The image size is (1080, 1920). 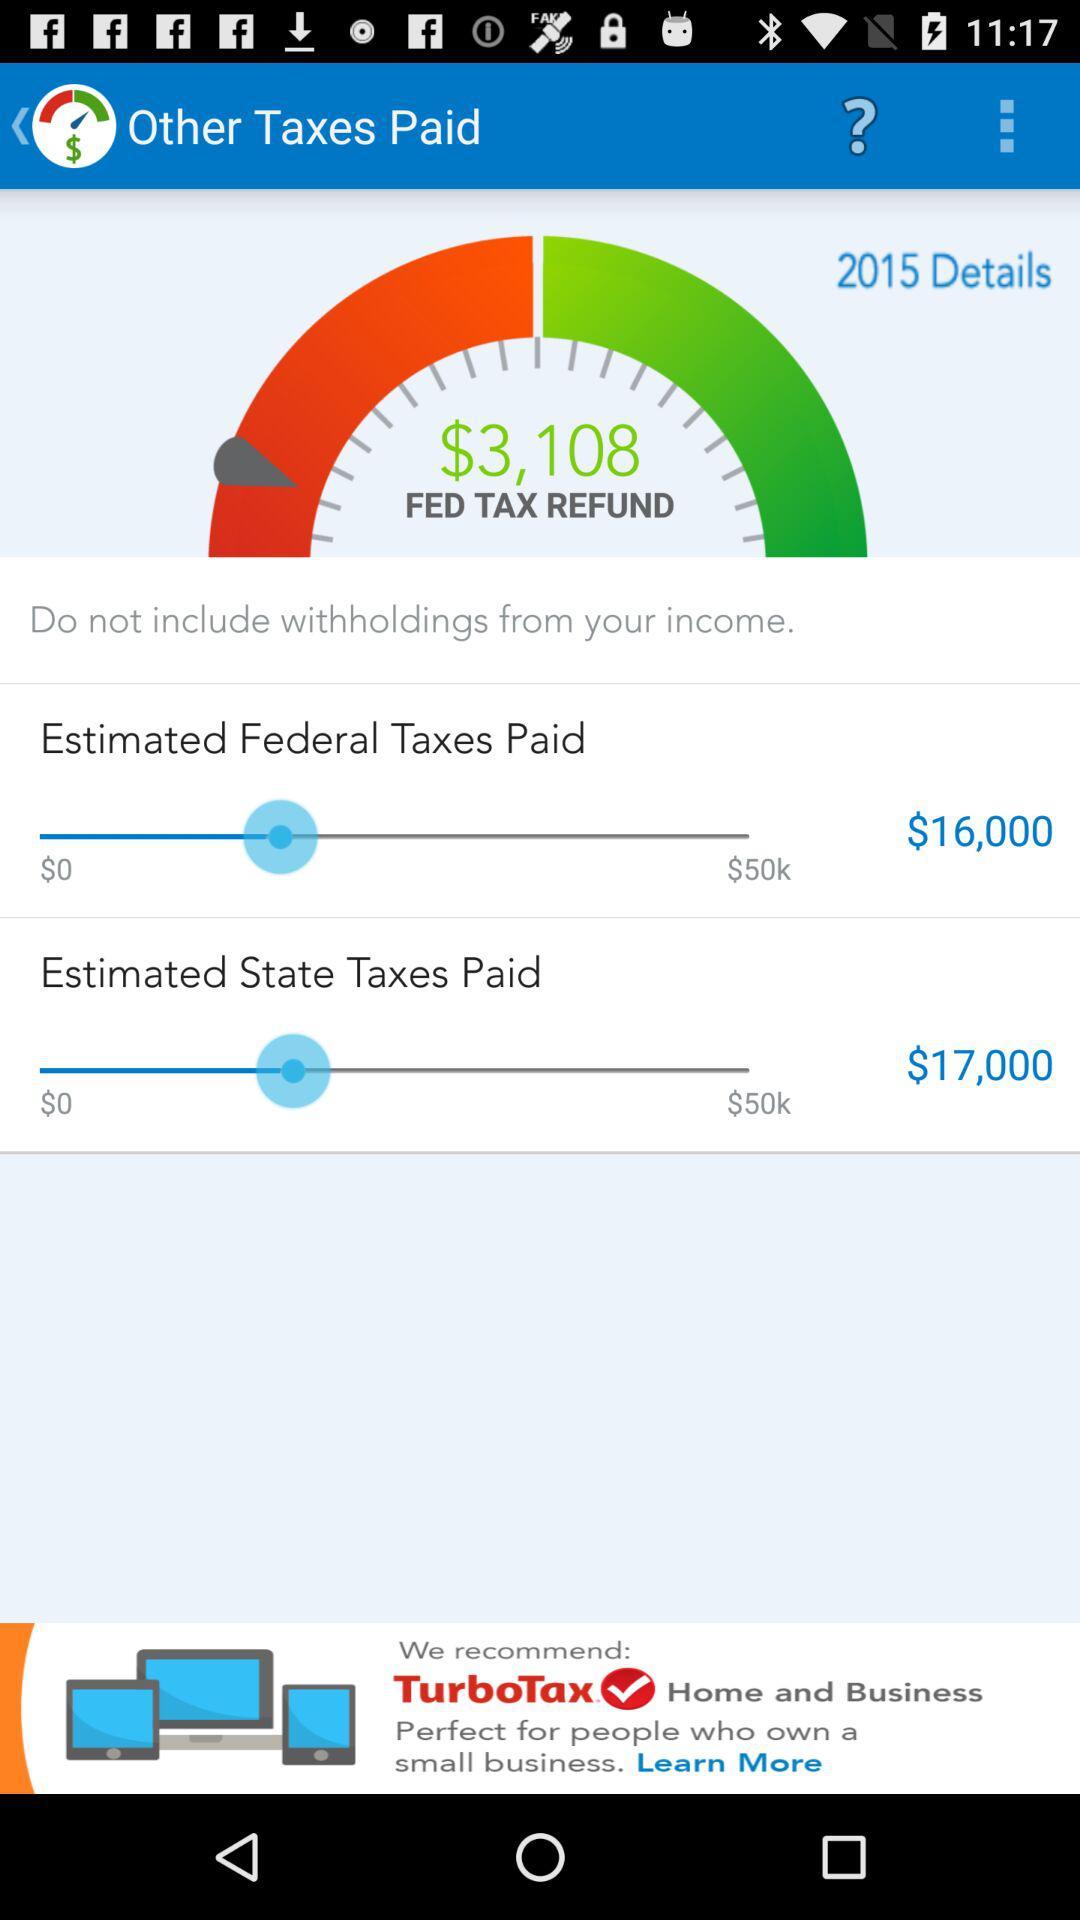 What do you see at coordinates (411, 618) in the screenshot?
I see `the app above the estimated federal taxes app` at bounding box center [411, 618].